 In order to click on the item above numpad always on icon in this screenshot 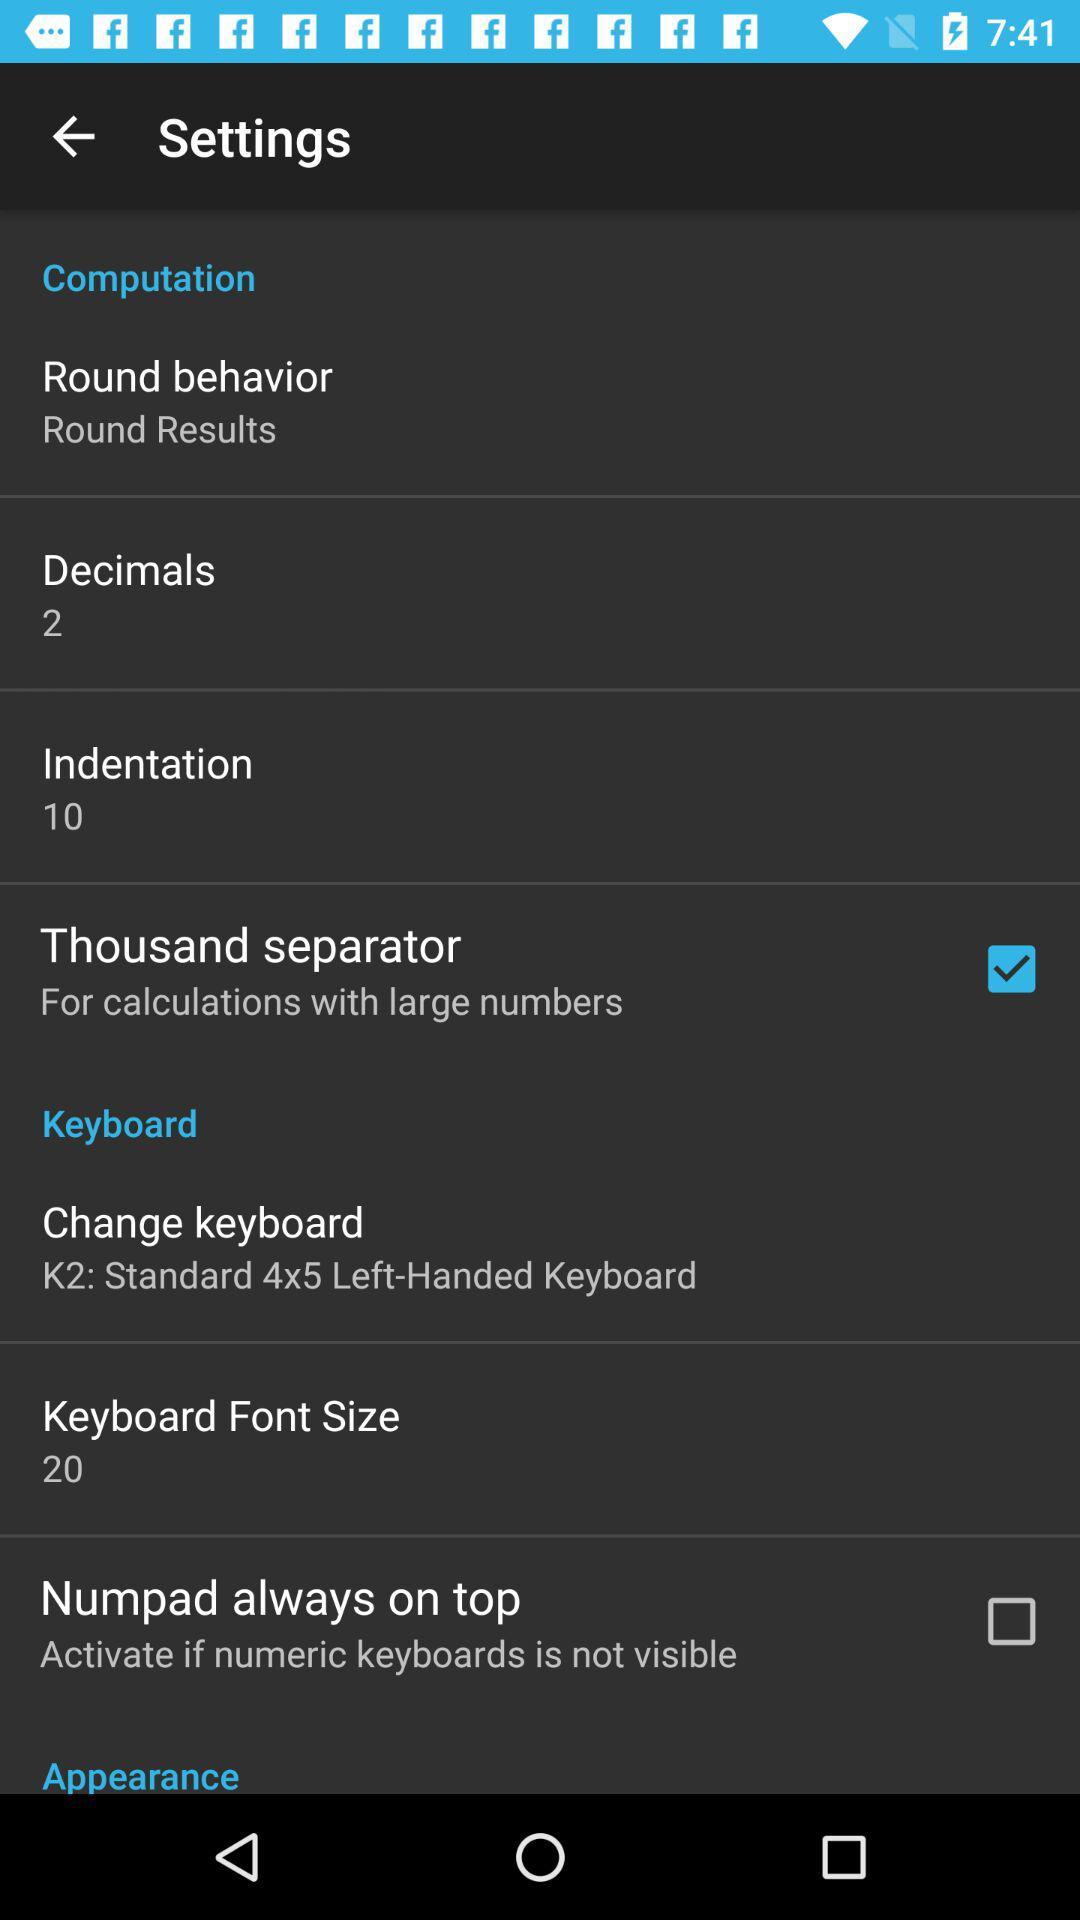, I will do `click(61, 1467)`.